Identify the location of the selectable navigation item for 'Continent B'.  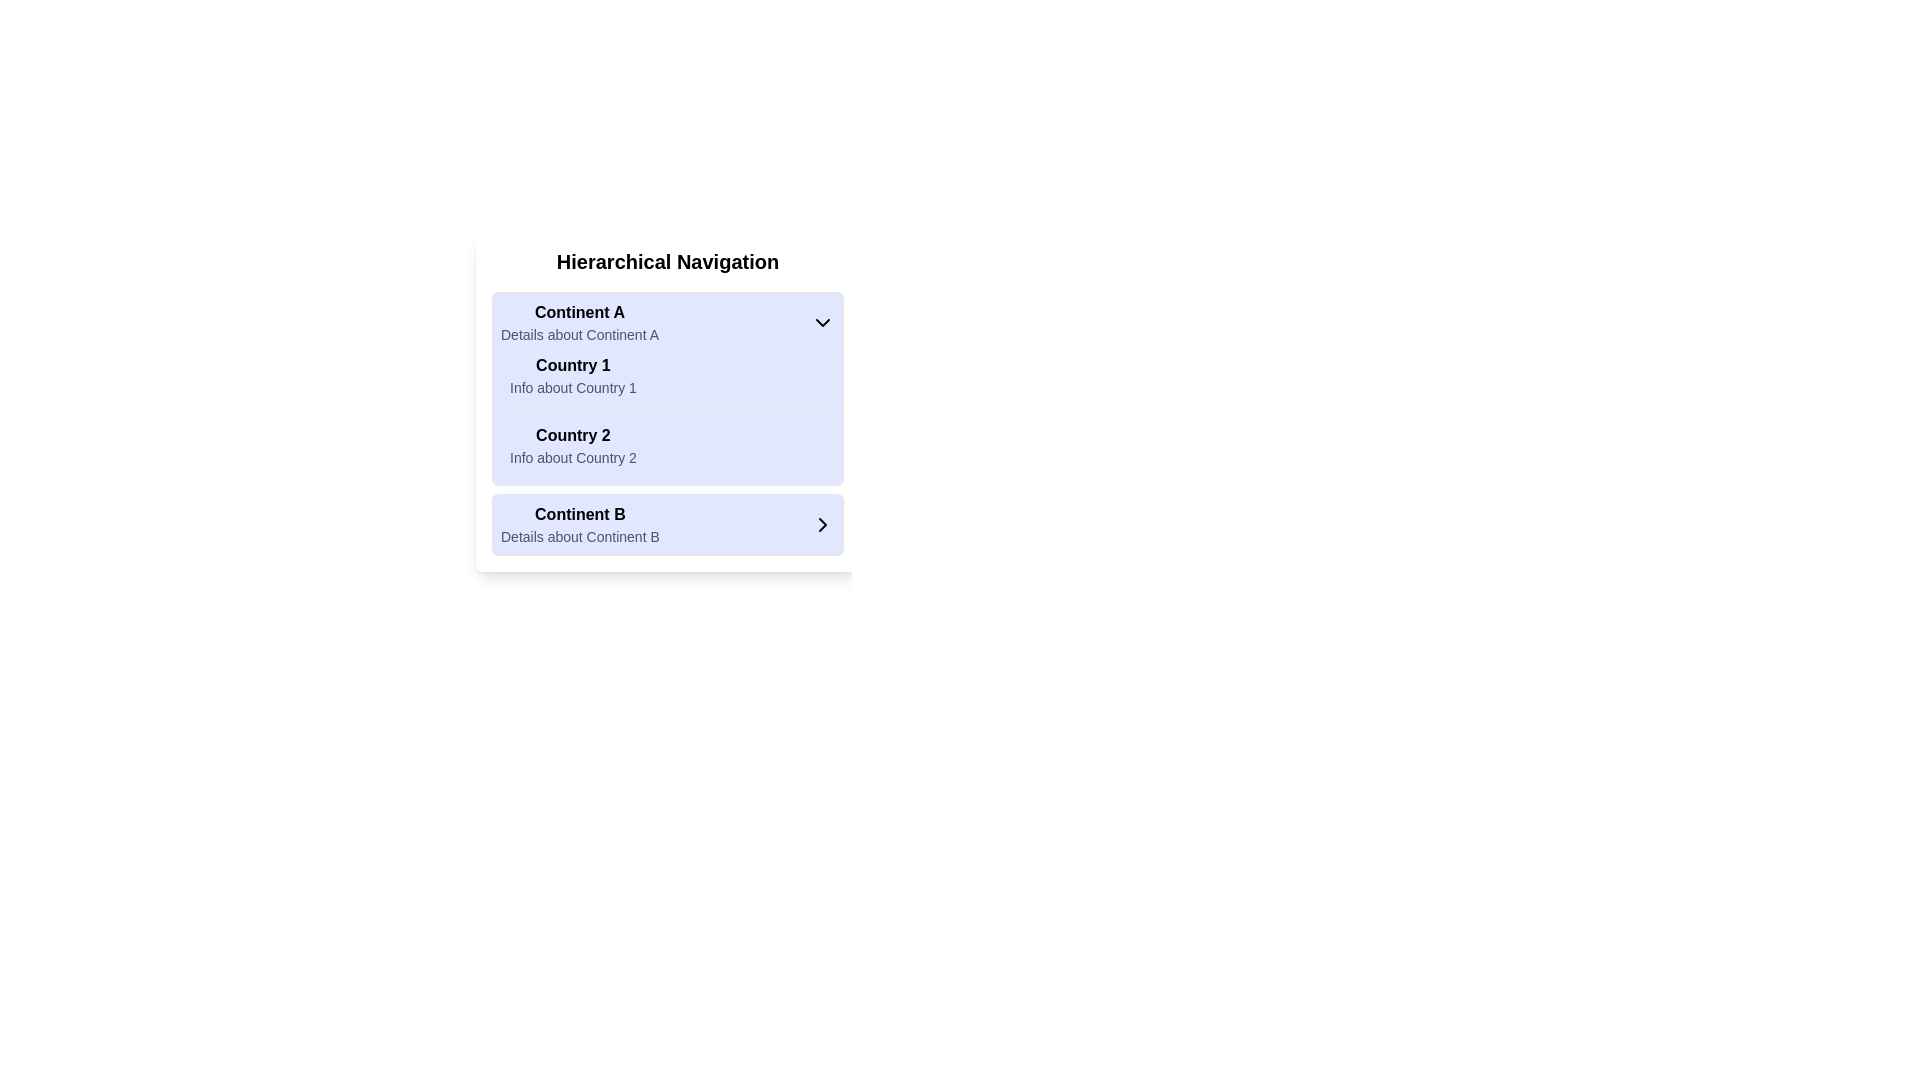
(667, 523).